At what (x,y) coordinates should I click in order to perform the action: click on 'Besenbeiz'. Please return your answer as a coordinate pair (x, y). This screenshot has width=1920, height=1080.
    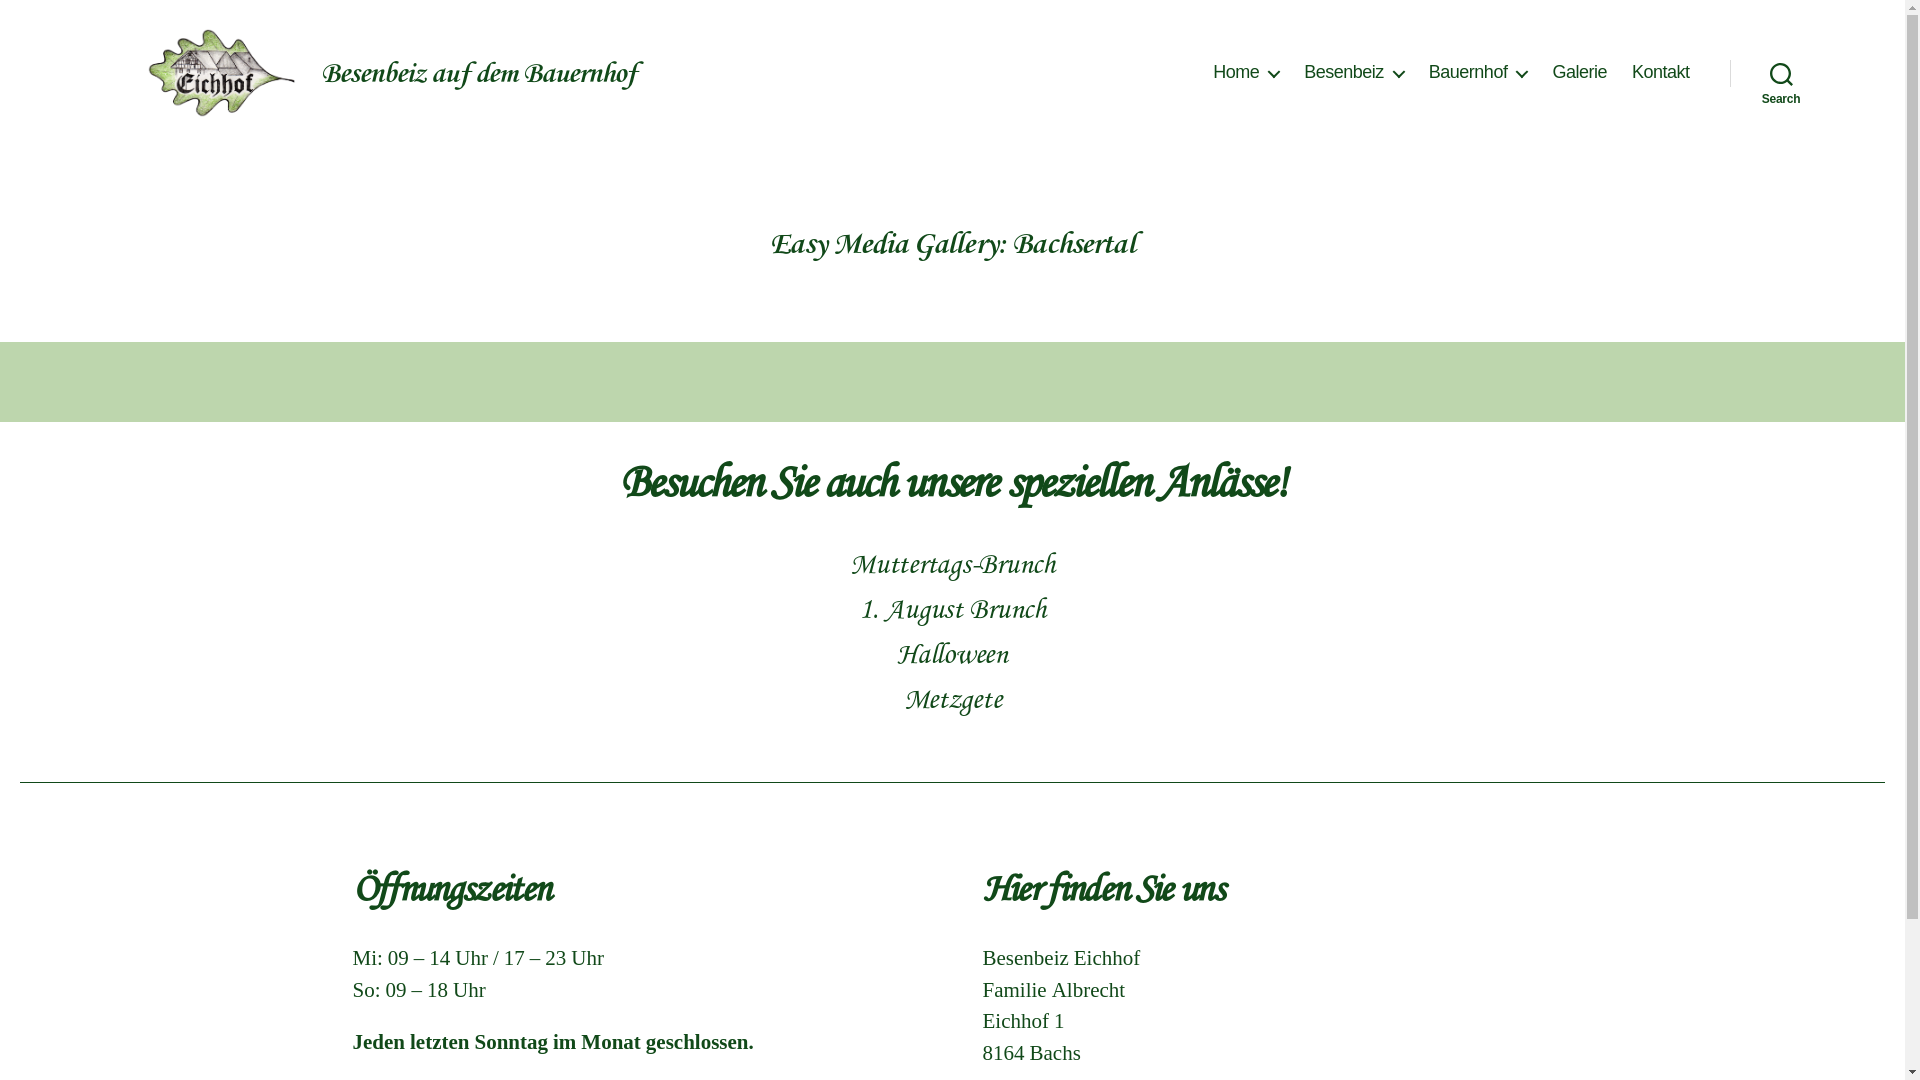
    Looking at the image, I should click on (1353, 72).